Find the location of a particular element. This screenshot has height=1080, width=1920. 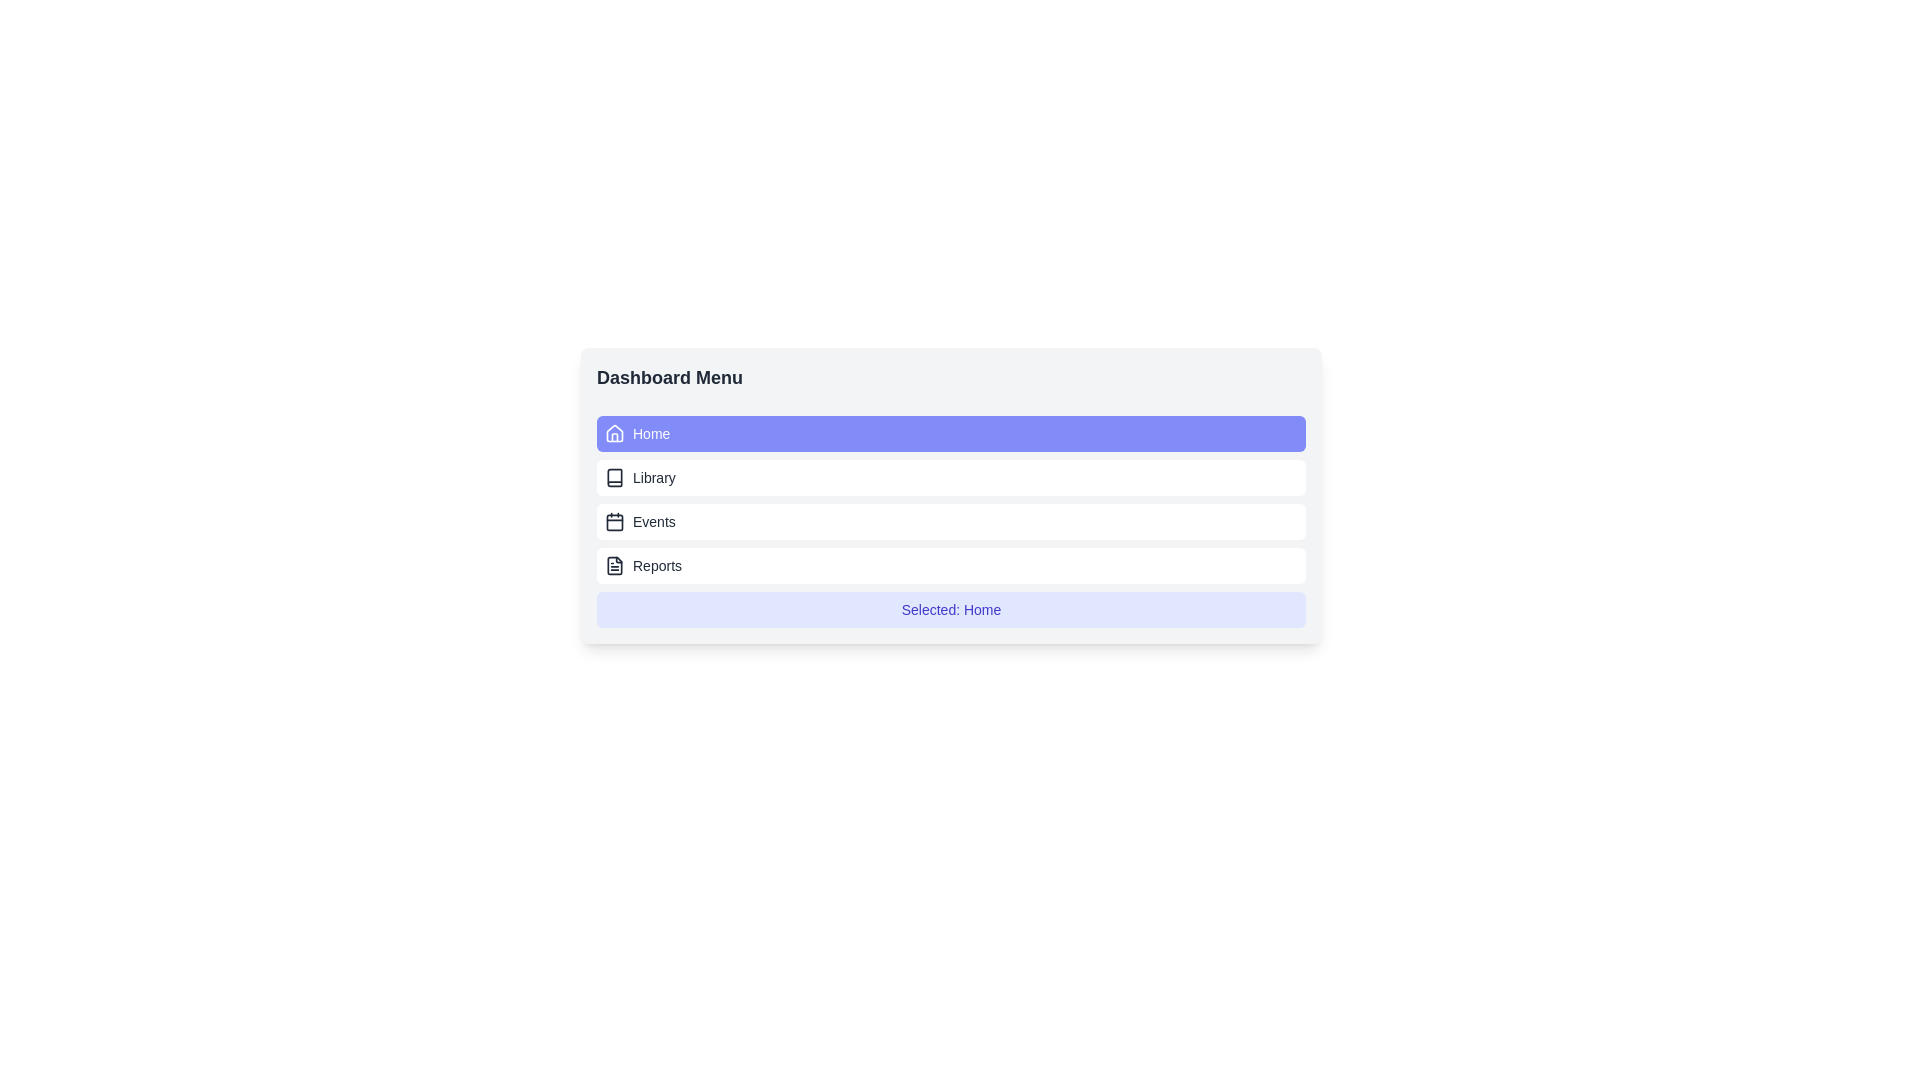

the menu button labeled Reports is located at coordinates (950, 566).